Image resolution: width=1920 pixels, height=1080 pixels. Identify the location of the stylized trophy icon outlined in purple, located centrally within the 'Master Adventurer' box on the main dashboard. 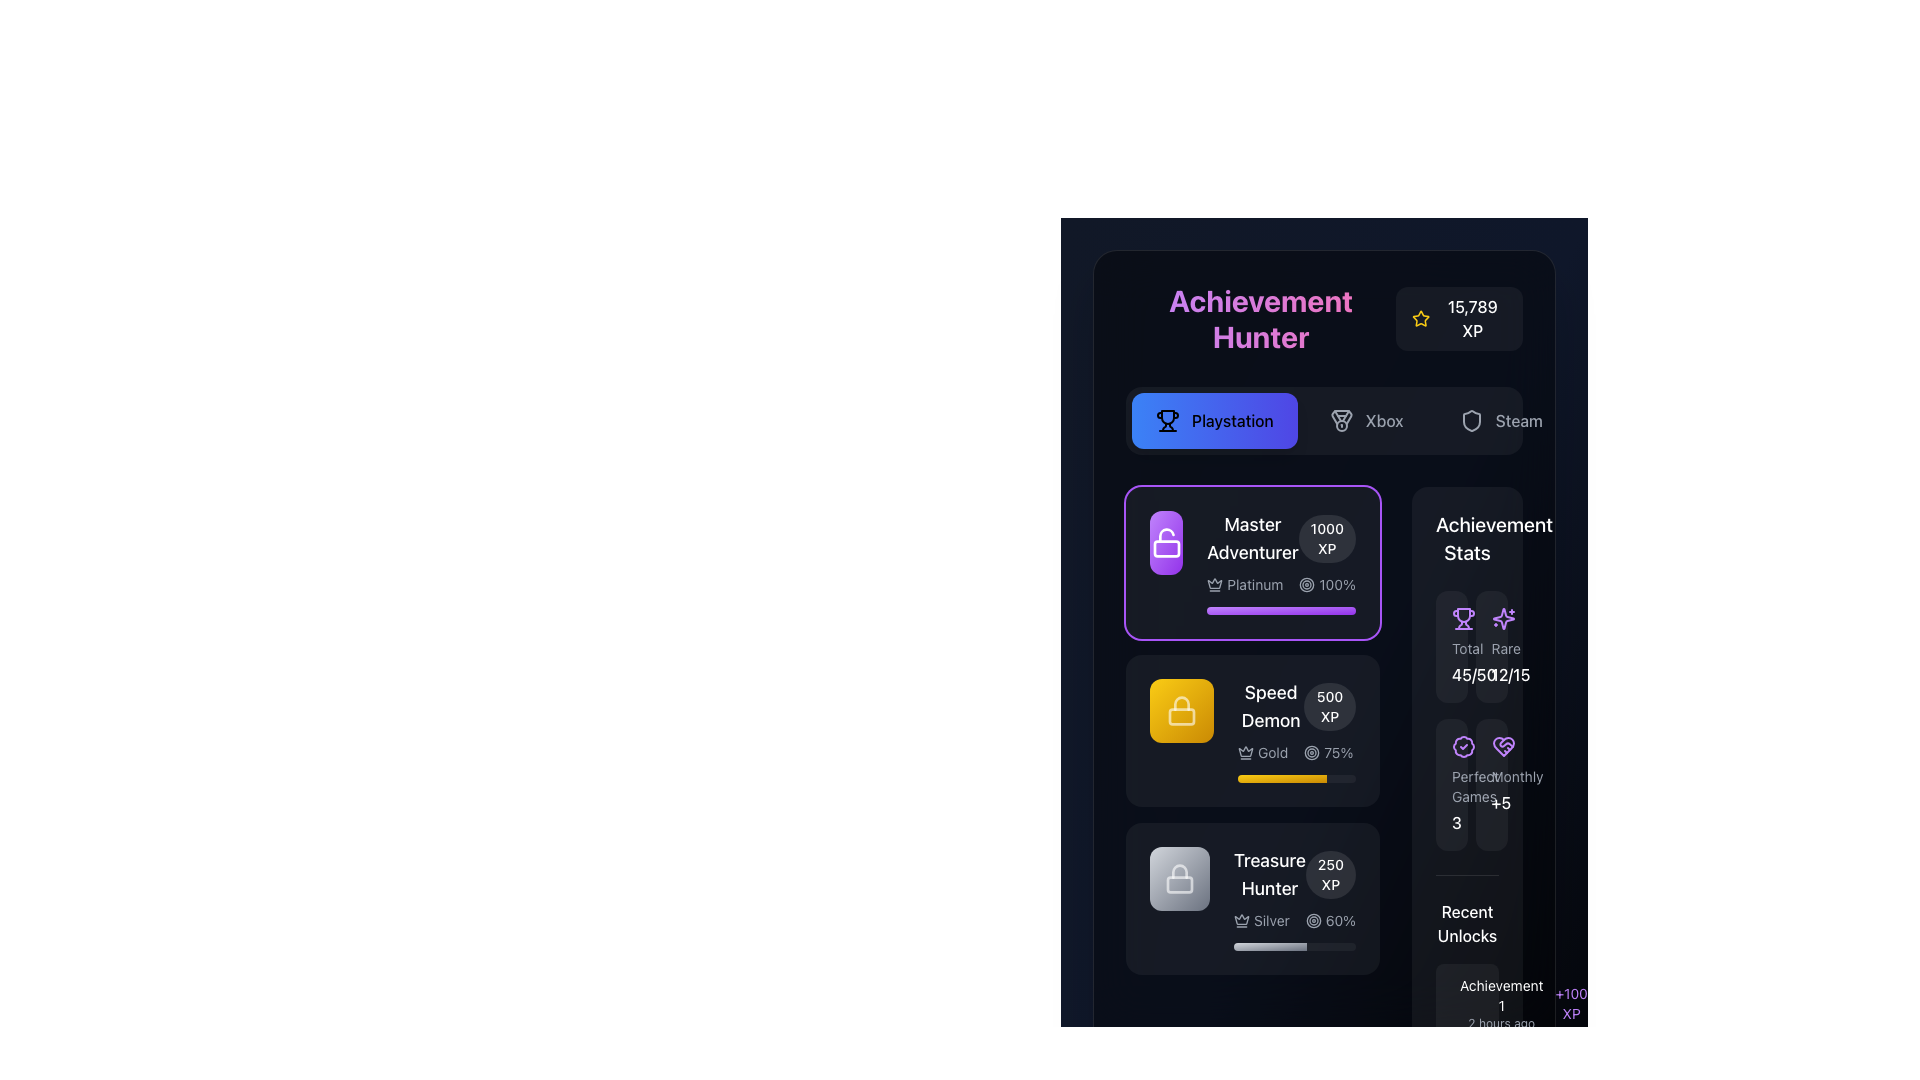
(1464, 613).